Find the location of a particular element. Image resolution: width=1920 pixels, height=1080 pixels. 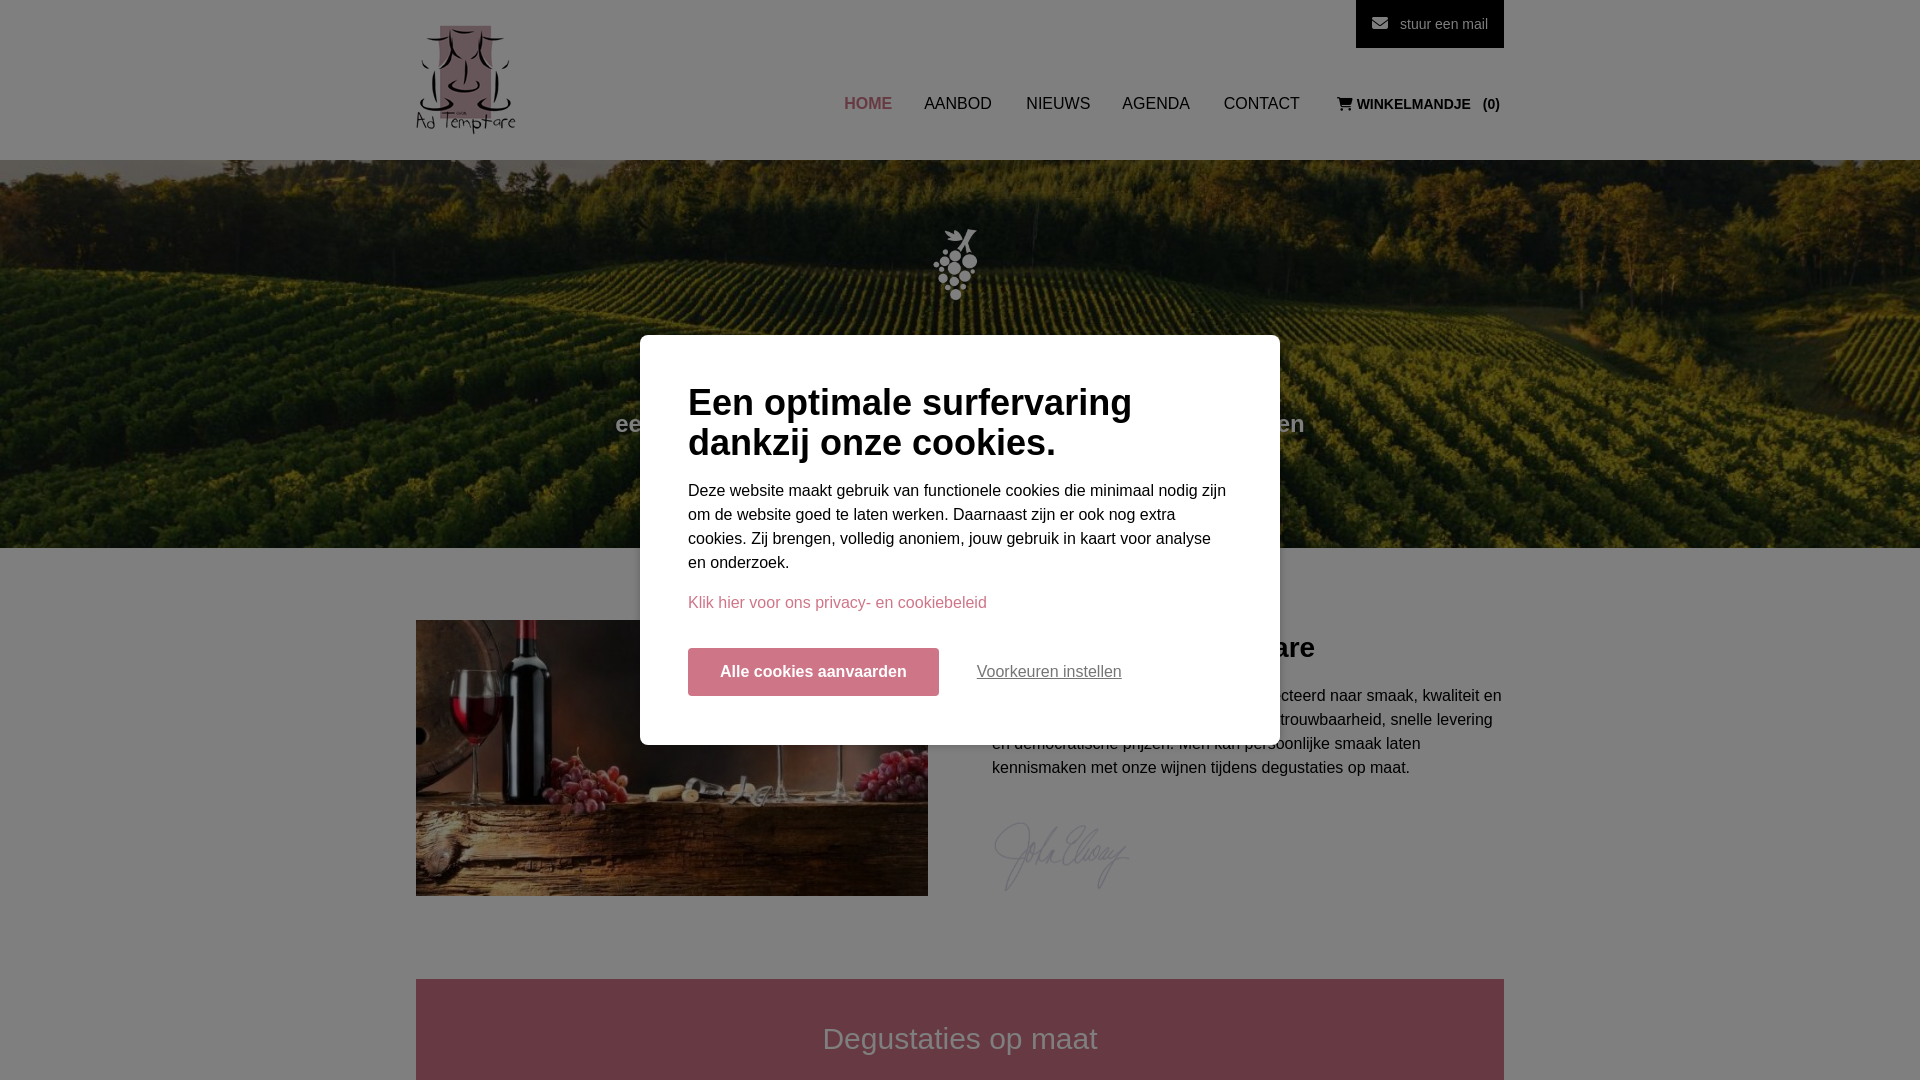

'AGENDA' is located at coordinates (1156, 104).